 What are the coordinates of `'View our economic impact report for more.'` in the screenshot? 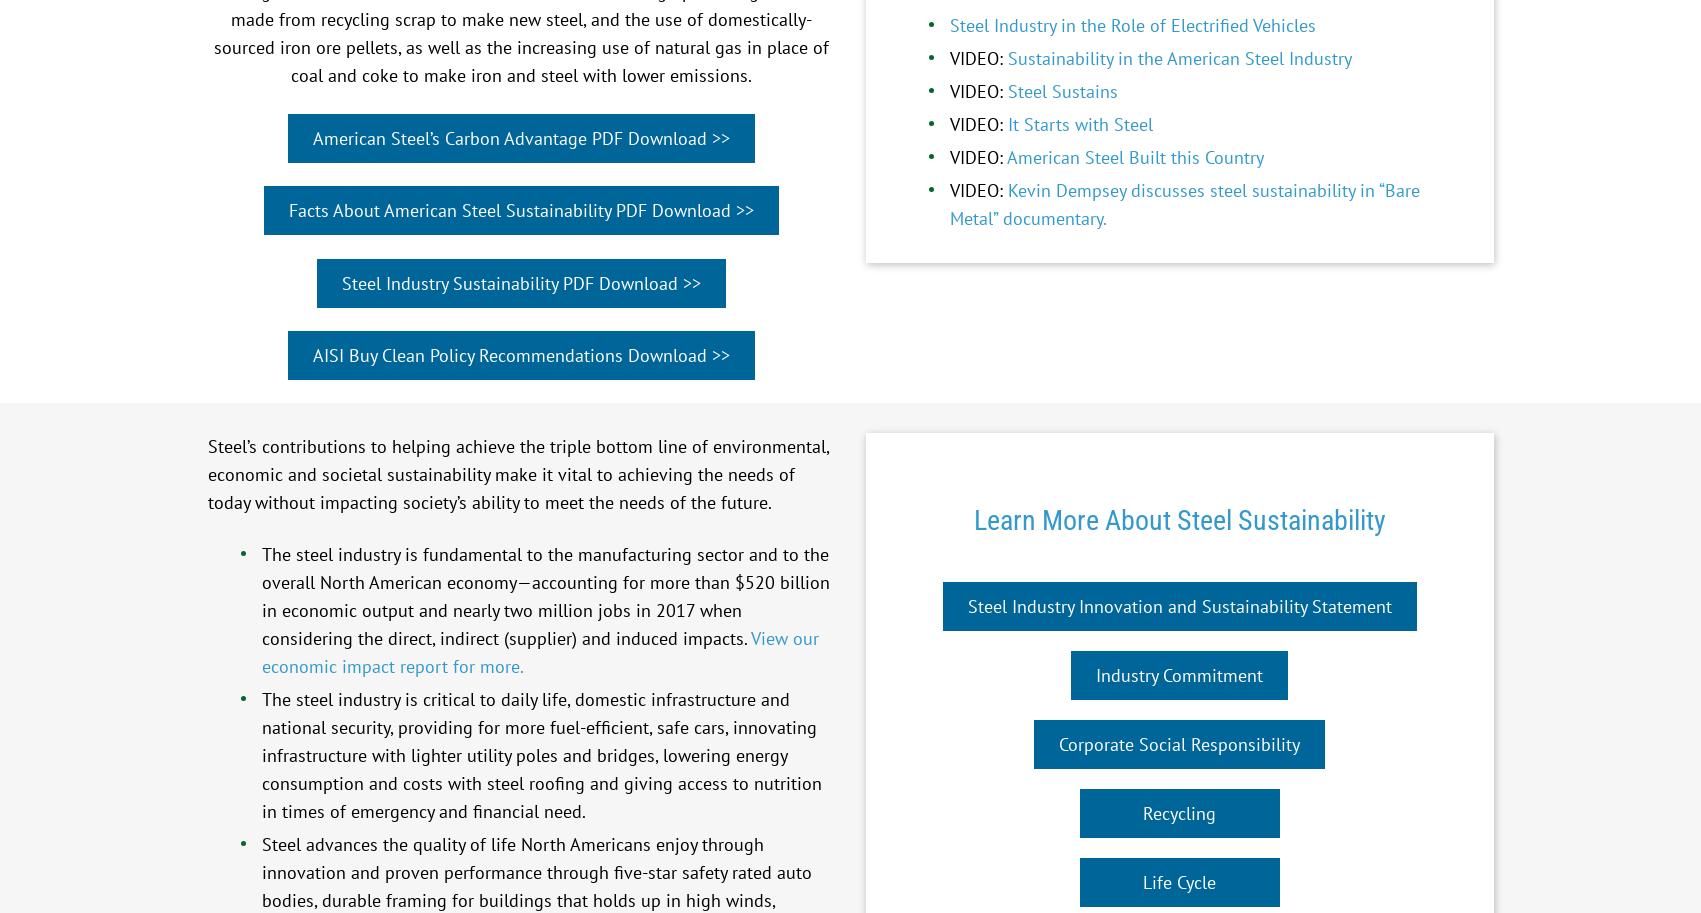 It's located at (539, 650).